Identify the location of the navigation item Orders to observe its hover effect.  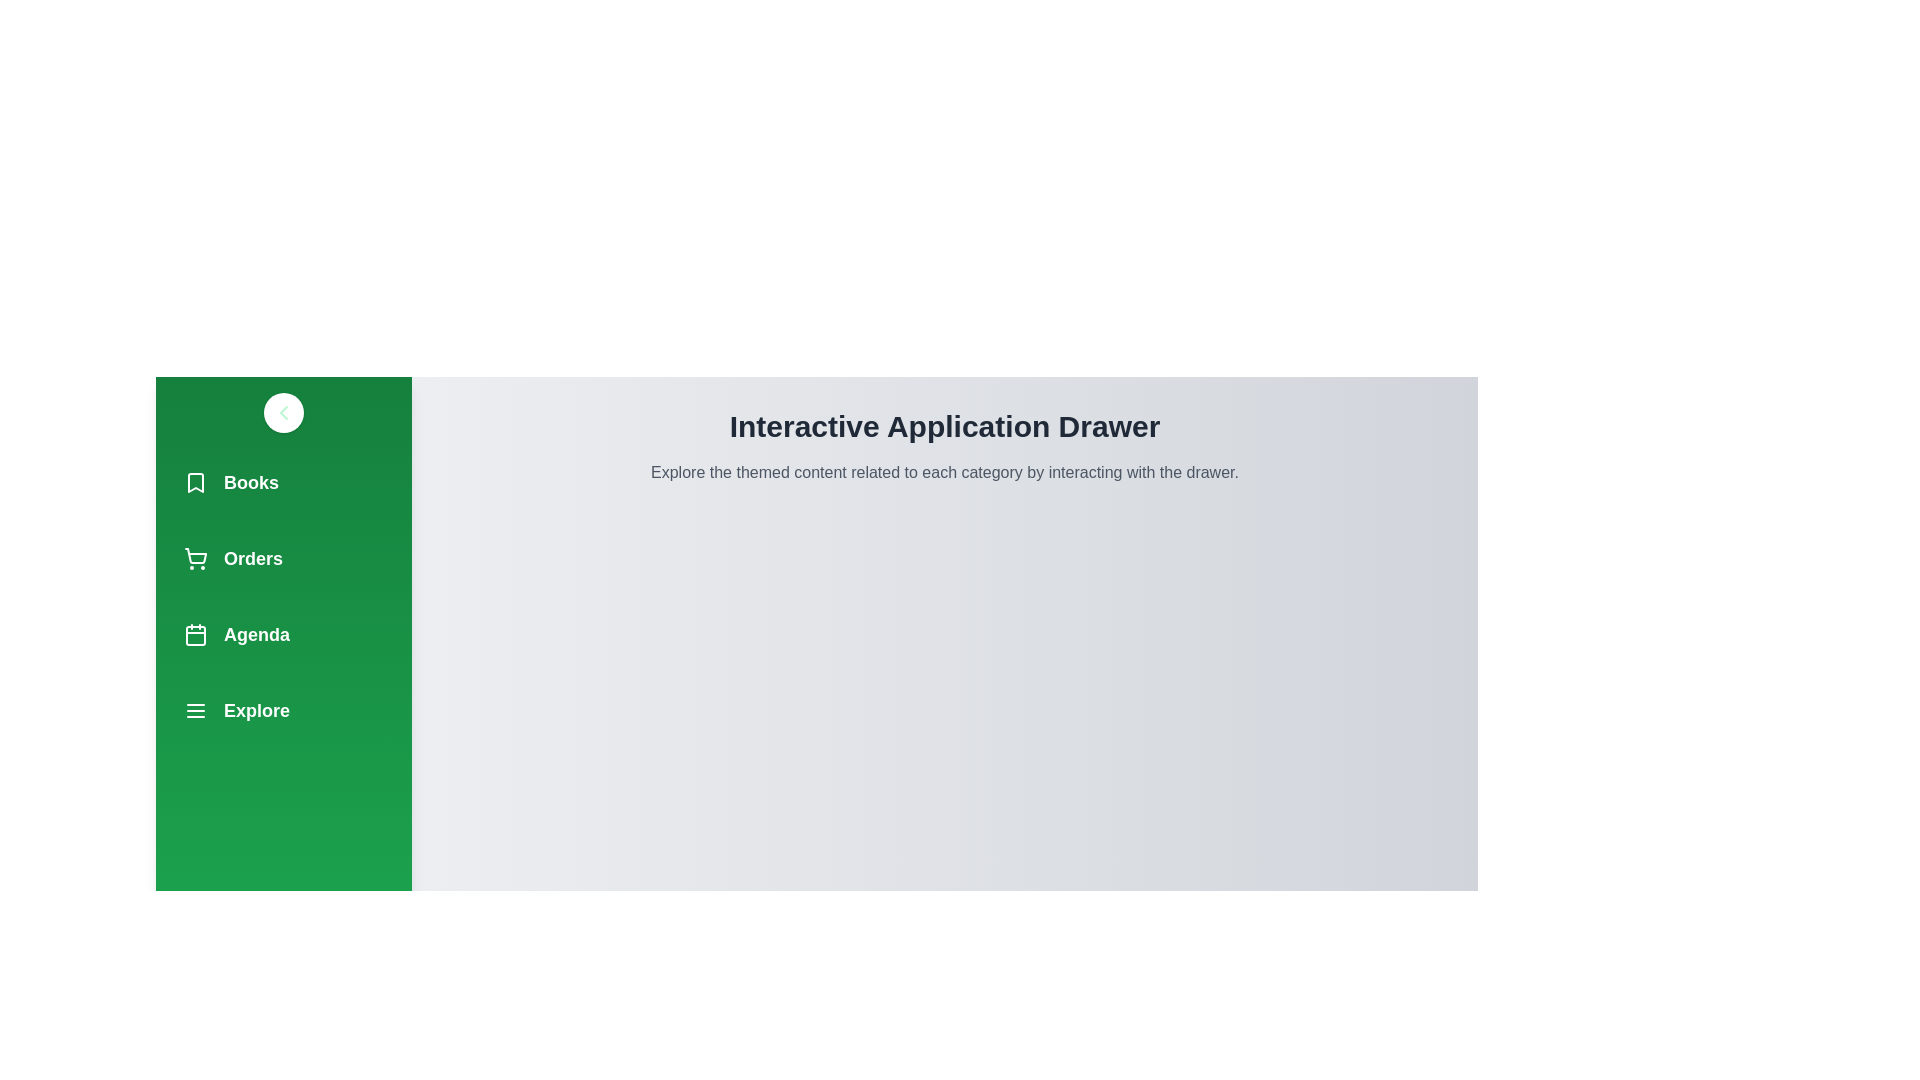
(282, 559).